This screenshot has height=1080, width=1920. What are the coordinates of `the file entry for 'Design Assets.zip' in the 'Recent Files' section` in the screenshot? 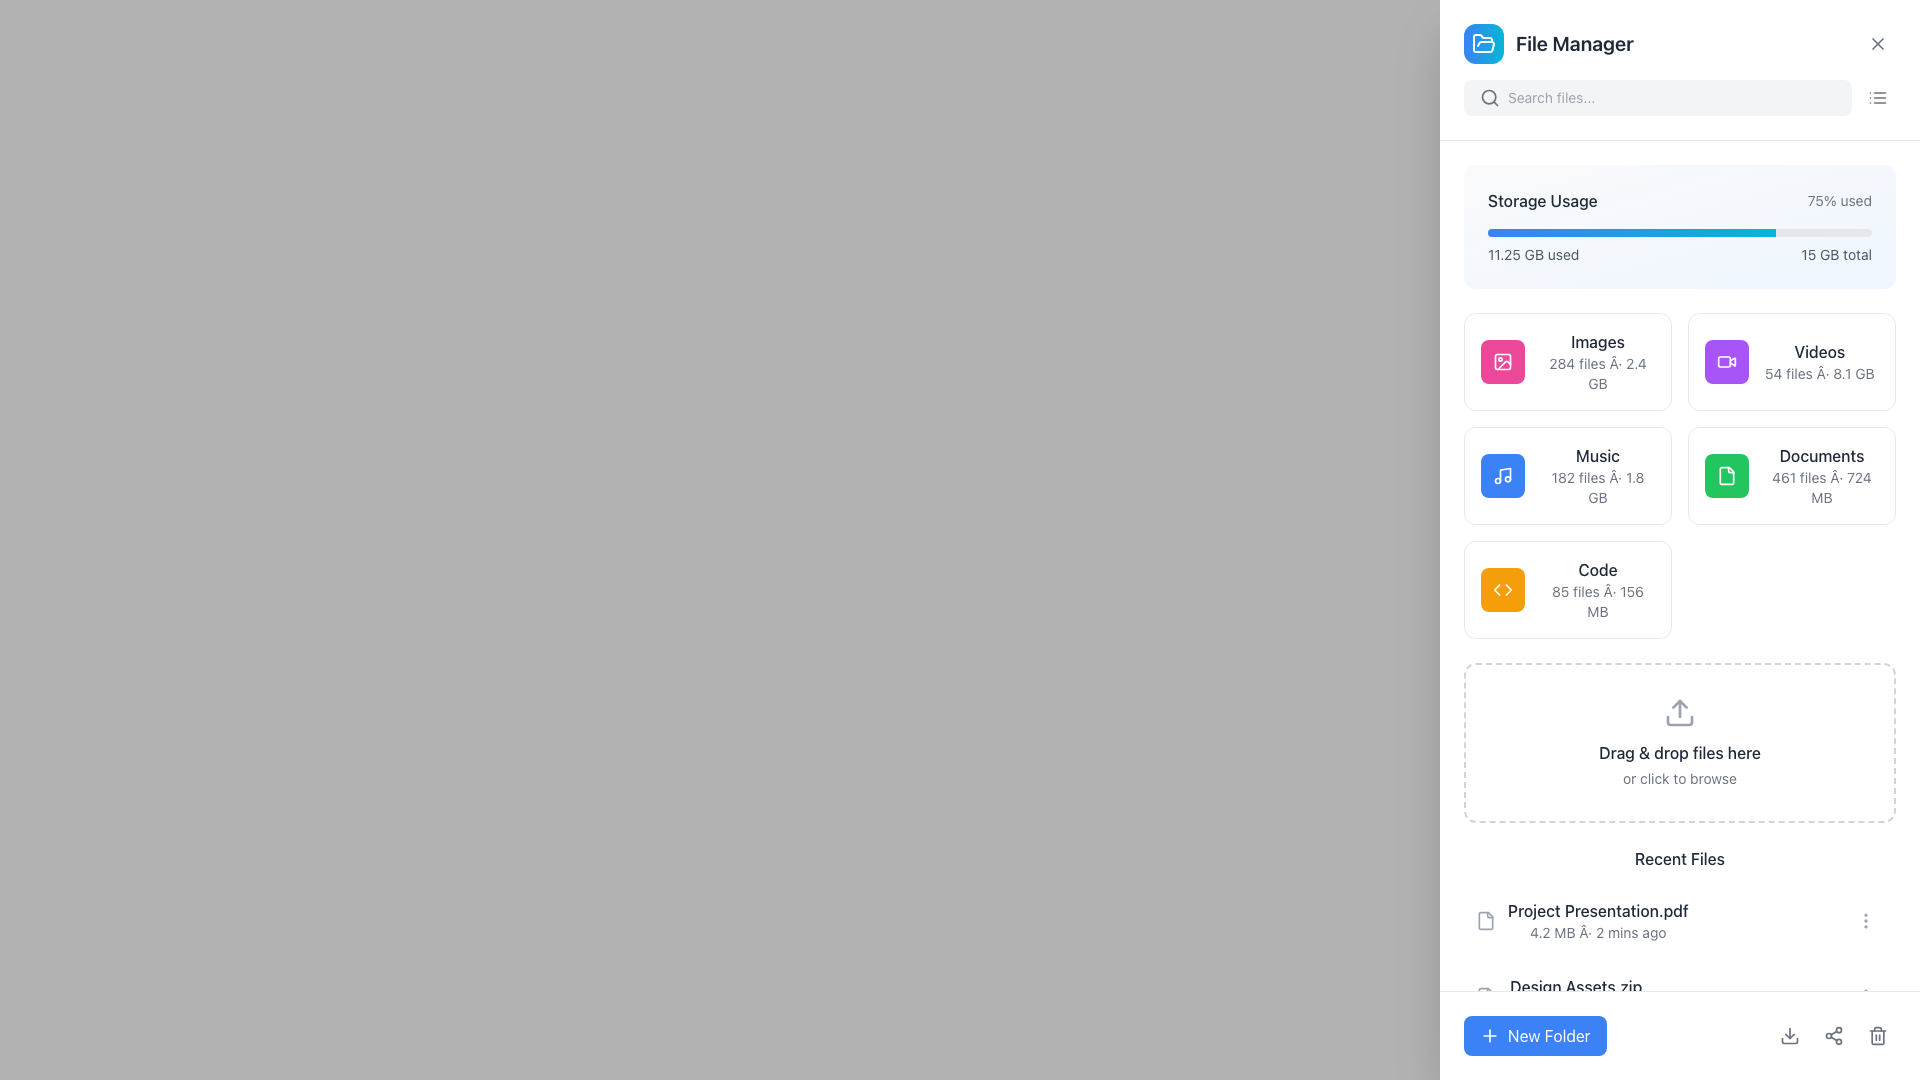 It's located at (1680, 996).